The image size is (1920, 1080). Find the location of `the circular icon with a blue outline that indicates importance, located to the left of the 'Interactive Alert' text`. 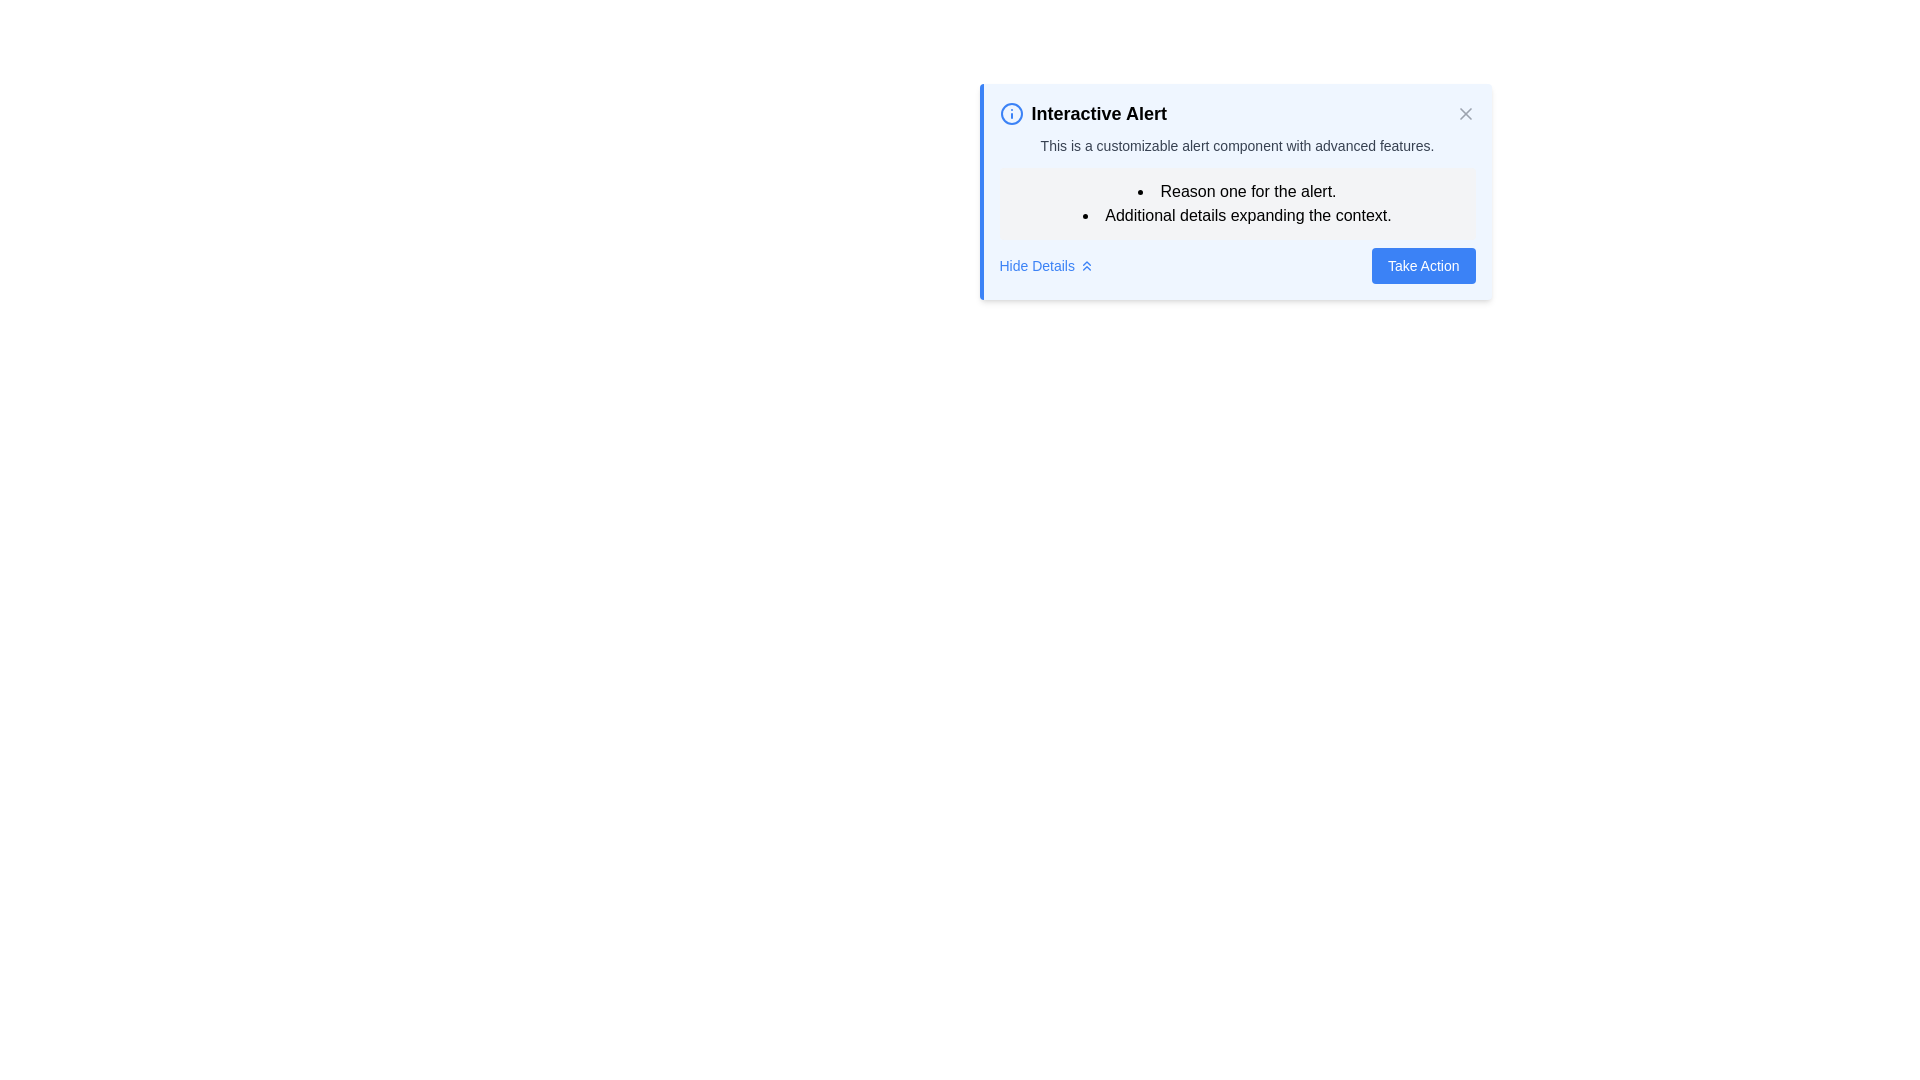

the circular icon with a blue outline that indicates importance, located to the left of the 'Interactive Alert' text is located at coordinates (1011, 114).